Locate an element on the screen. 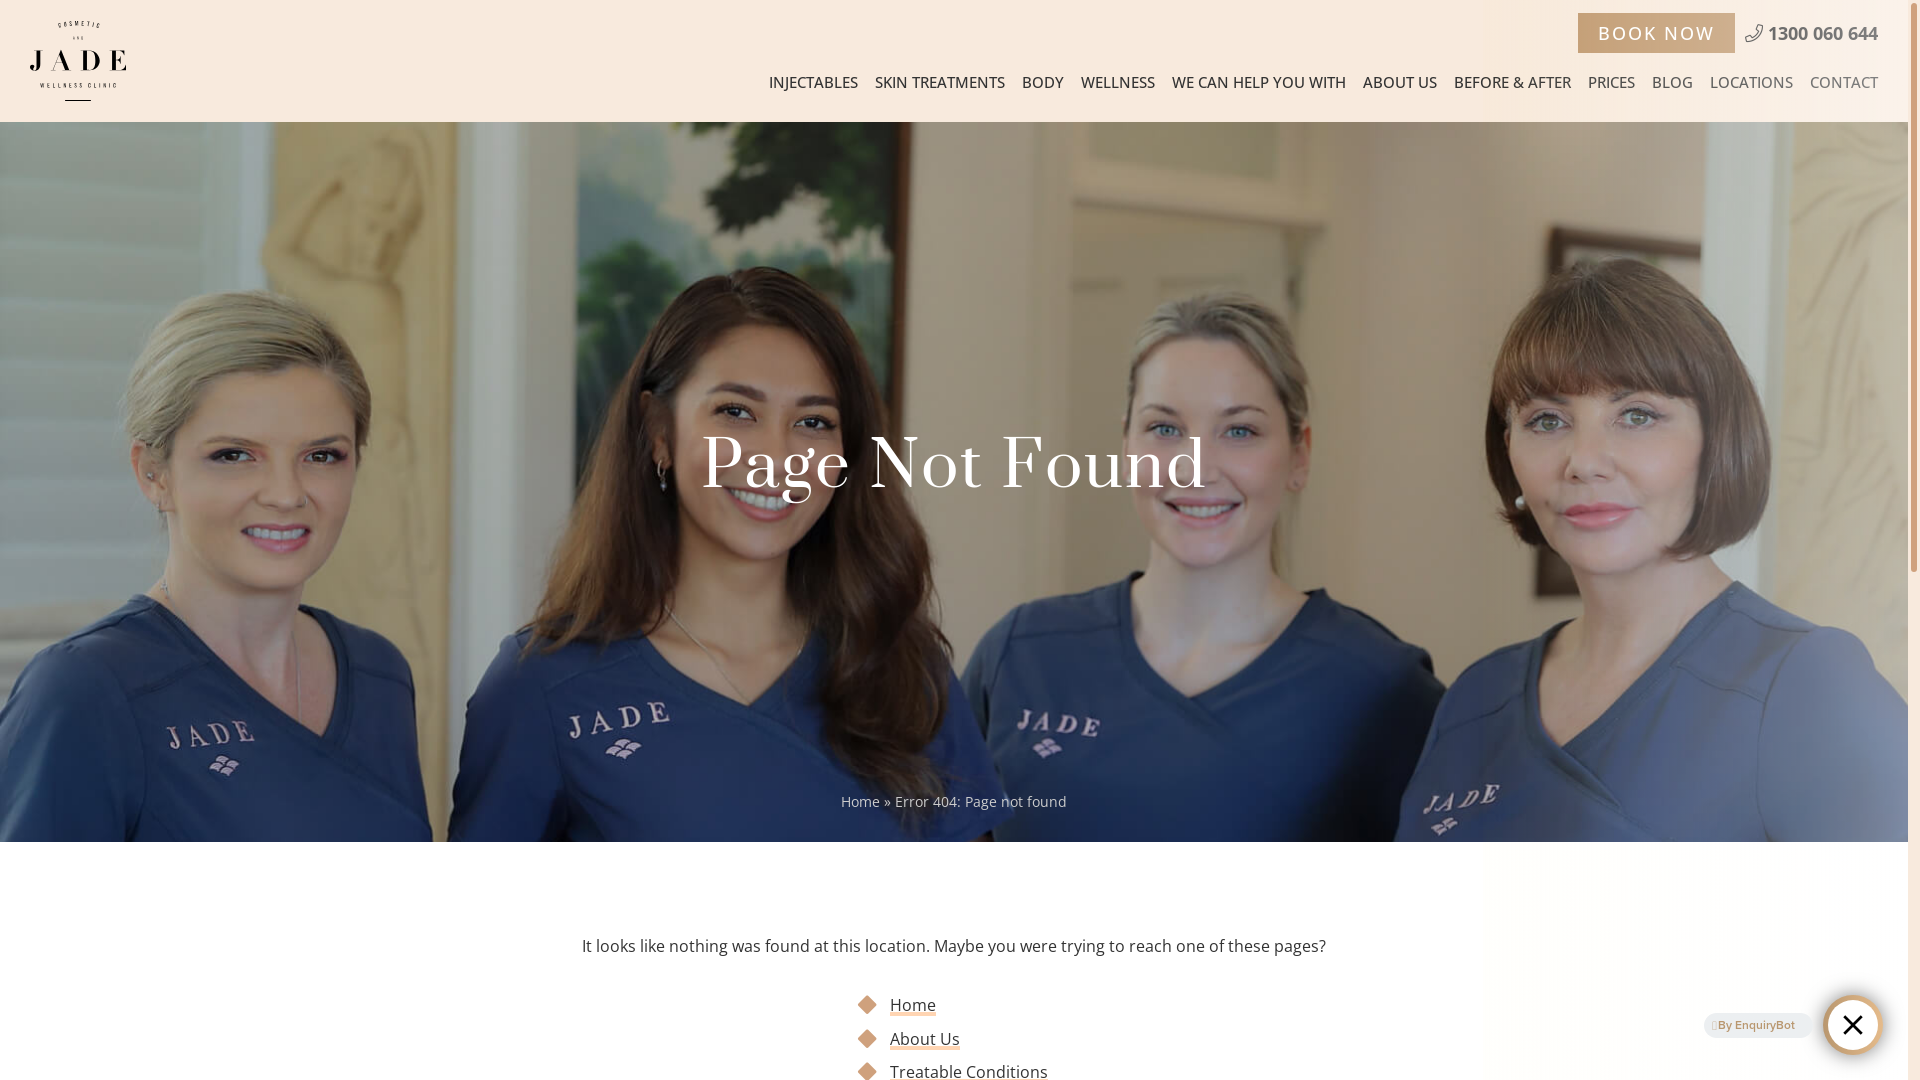 This screenshot has height=1080, width=1920. 'WELLNESS' is located at coordinates (1079, 80).